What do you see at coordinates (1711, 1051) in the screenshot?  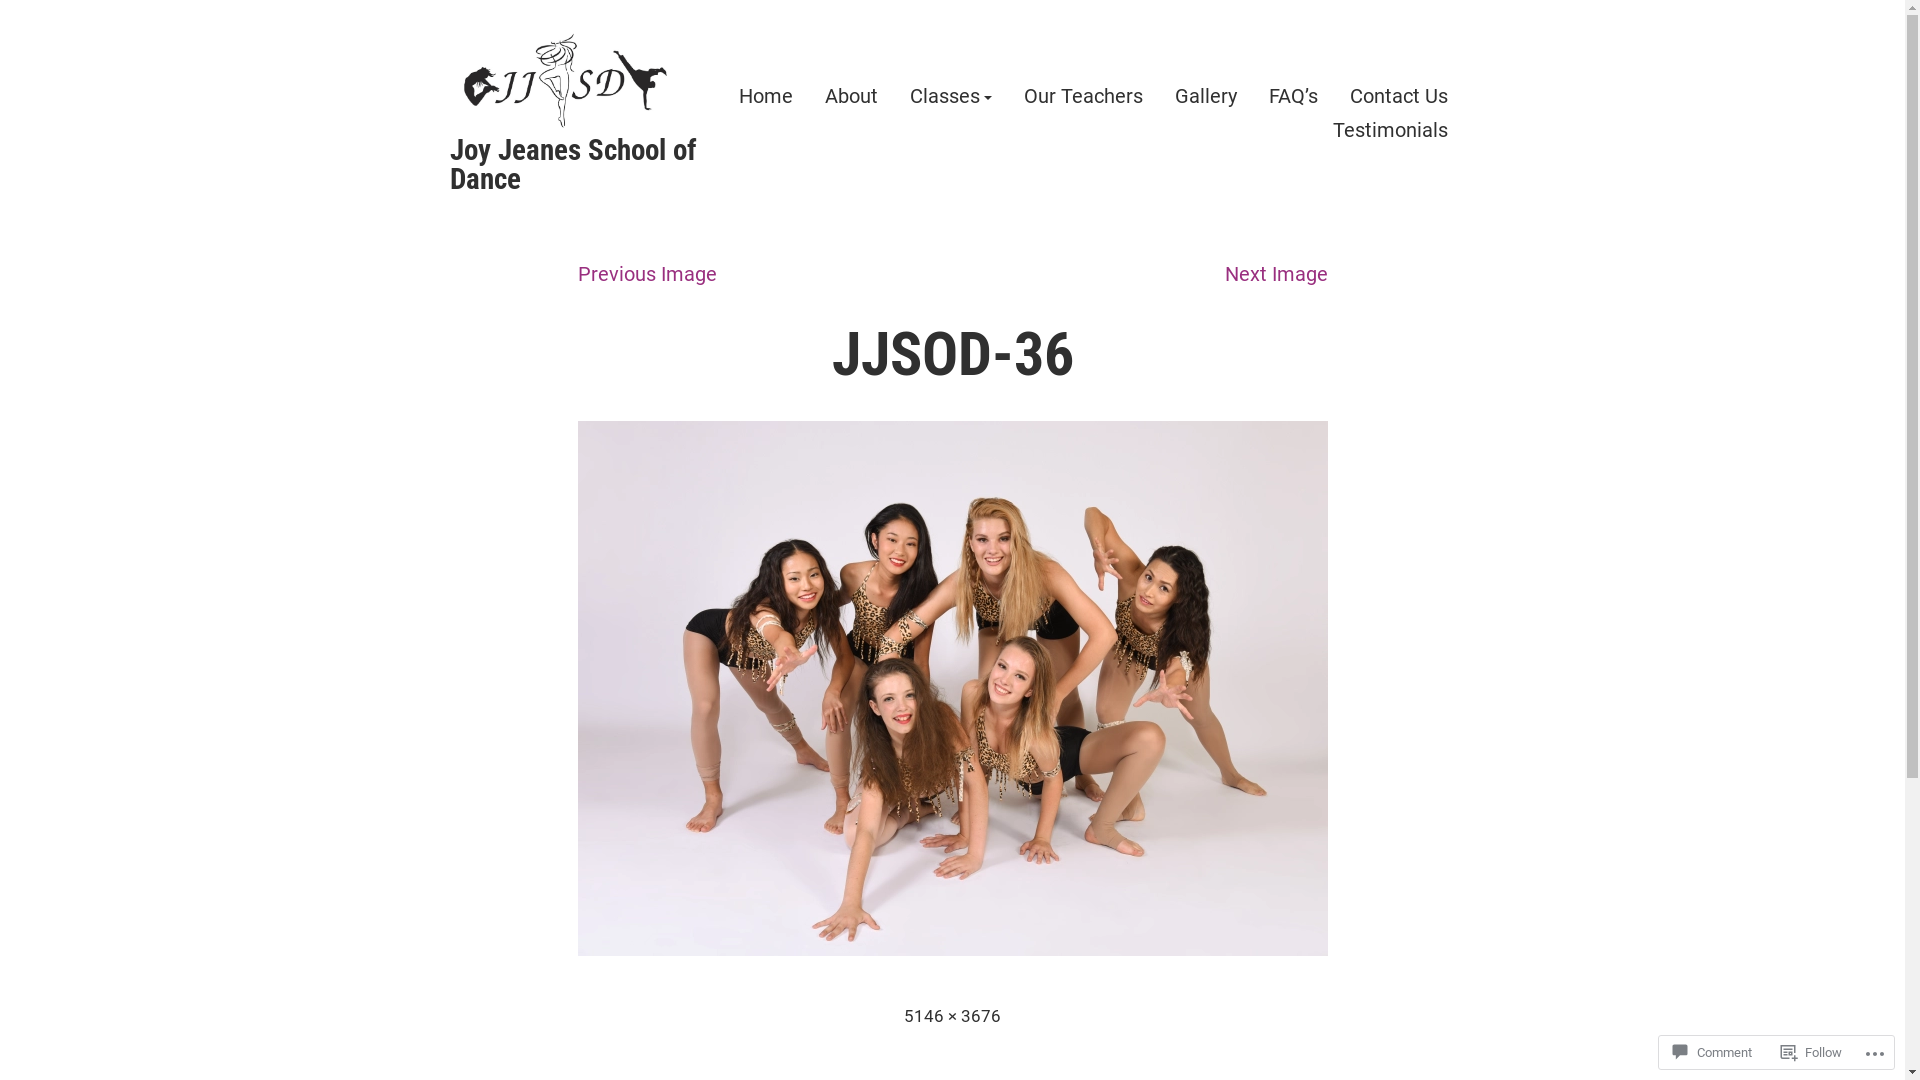 I see `'Comment'` at bounding box center [1711, 1051].